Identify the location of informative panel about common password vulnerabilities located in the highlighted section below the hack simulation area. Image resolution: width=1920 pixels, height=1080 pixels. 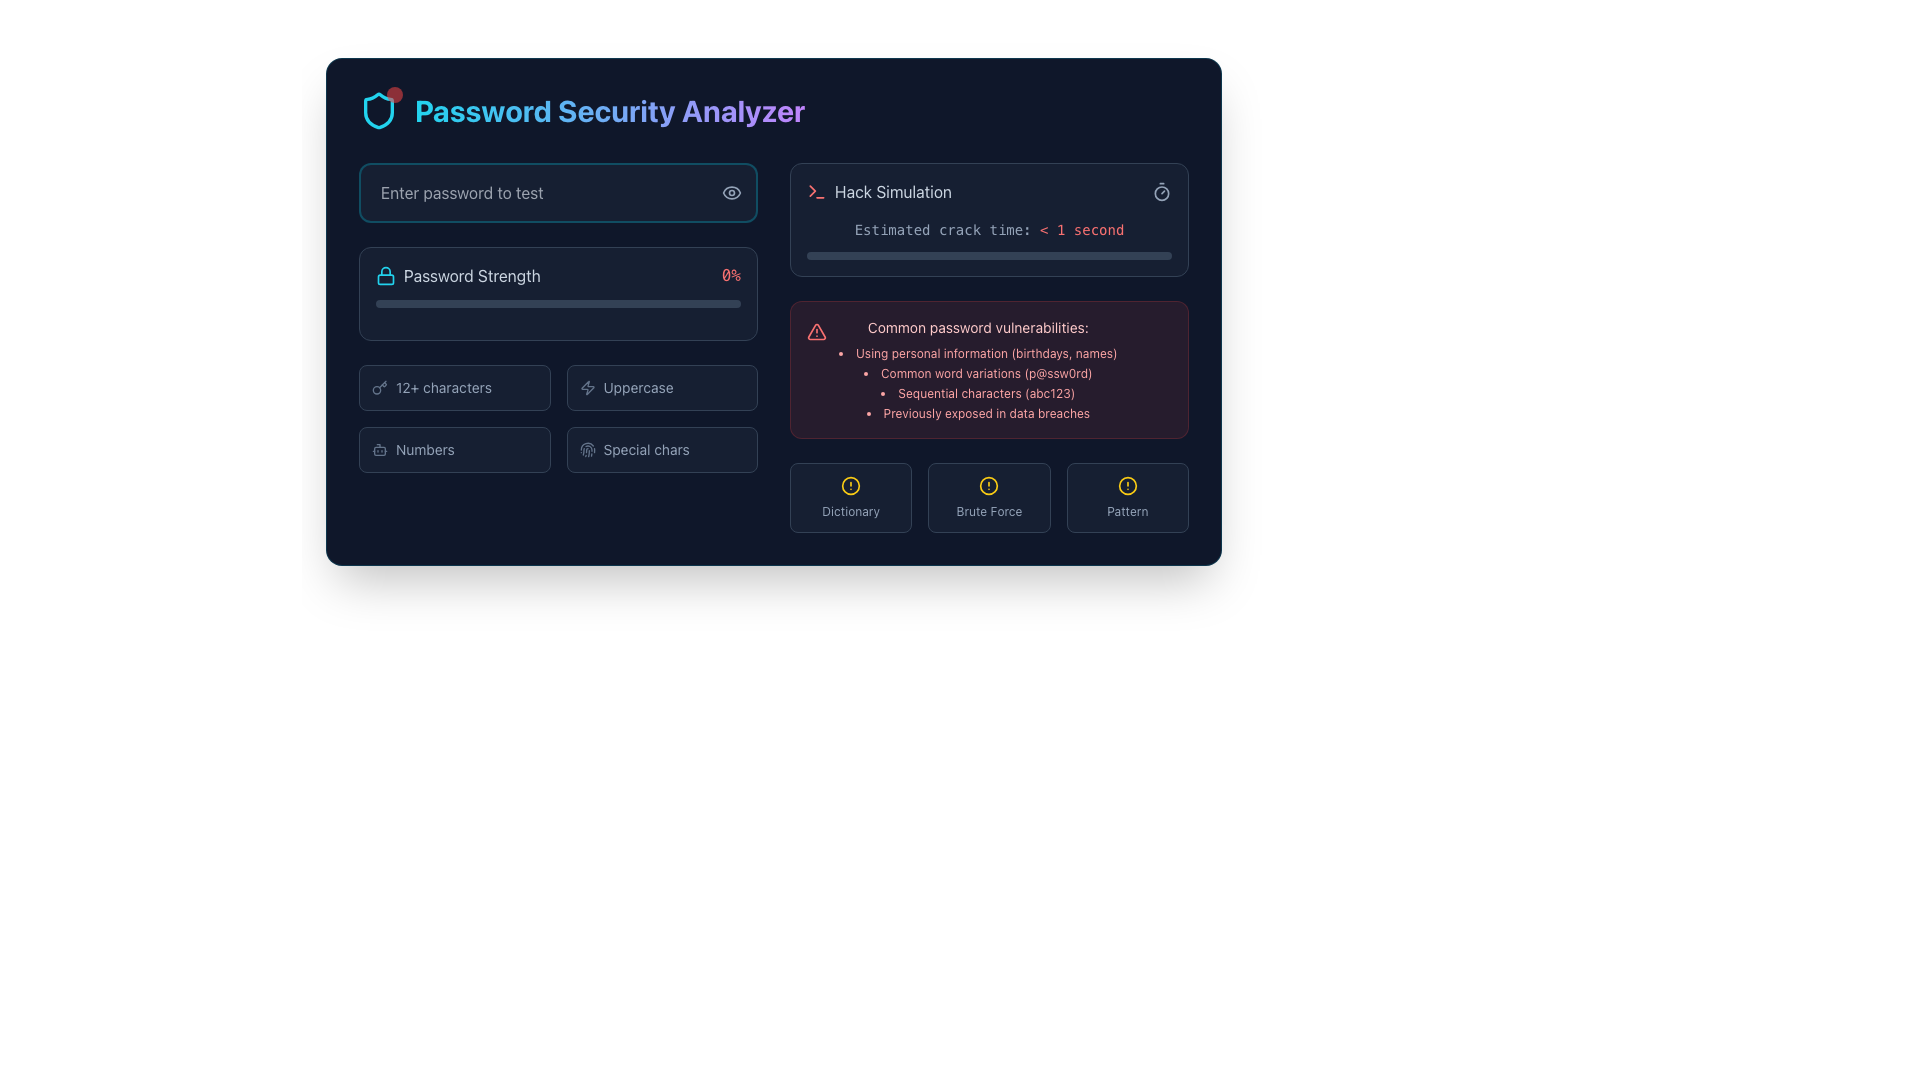
(989, 370).